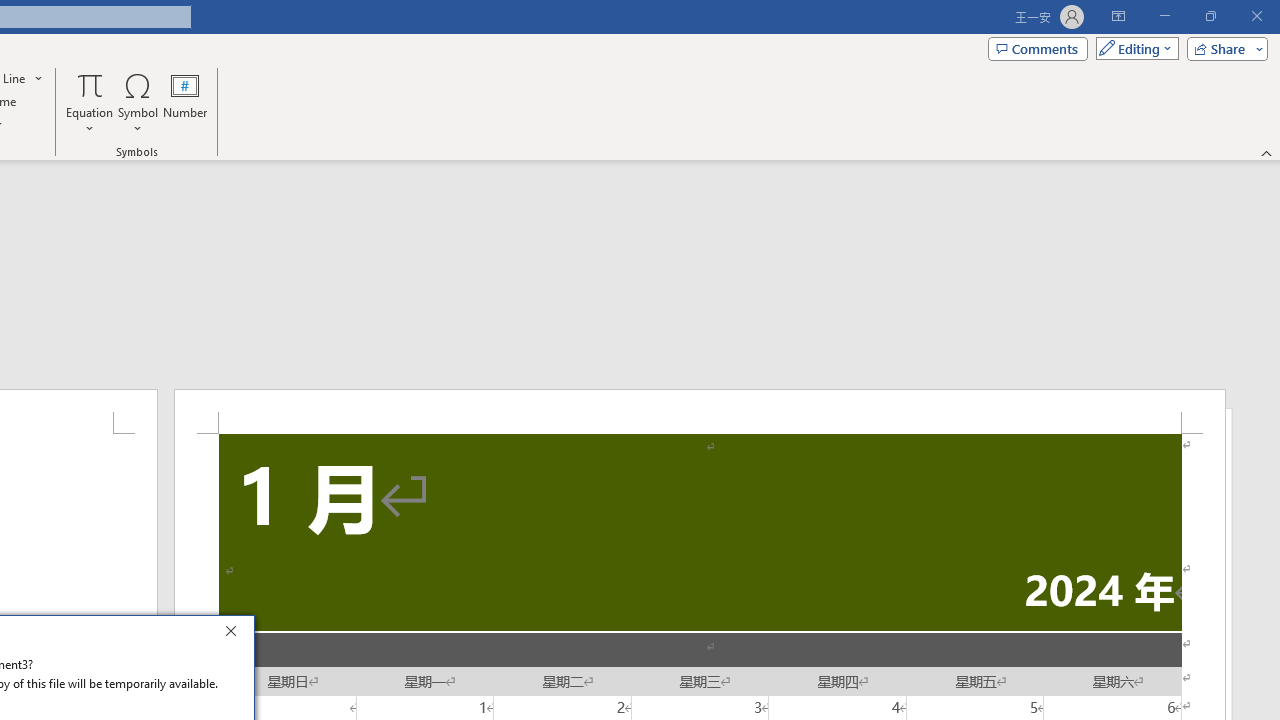  Describe the element at coordinates (89, 103) in the screenshot. I see `'Equation'` at that location.